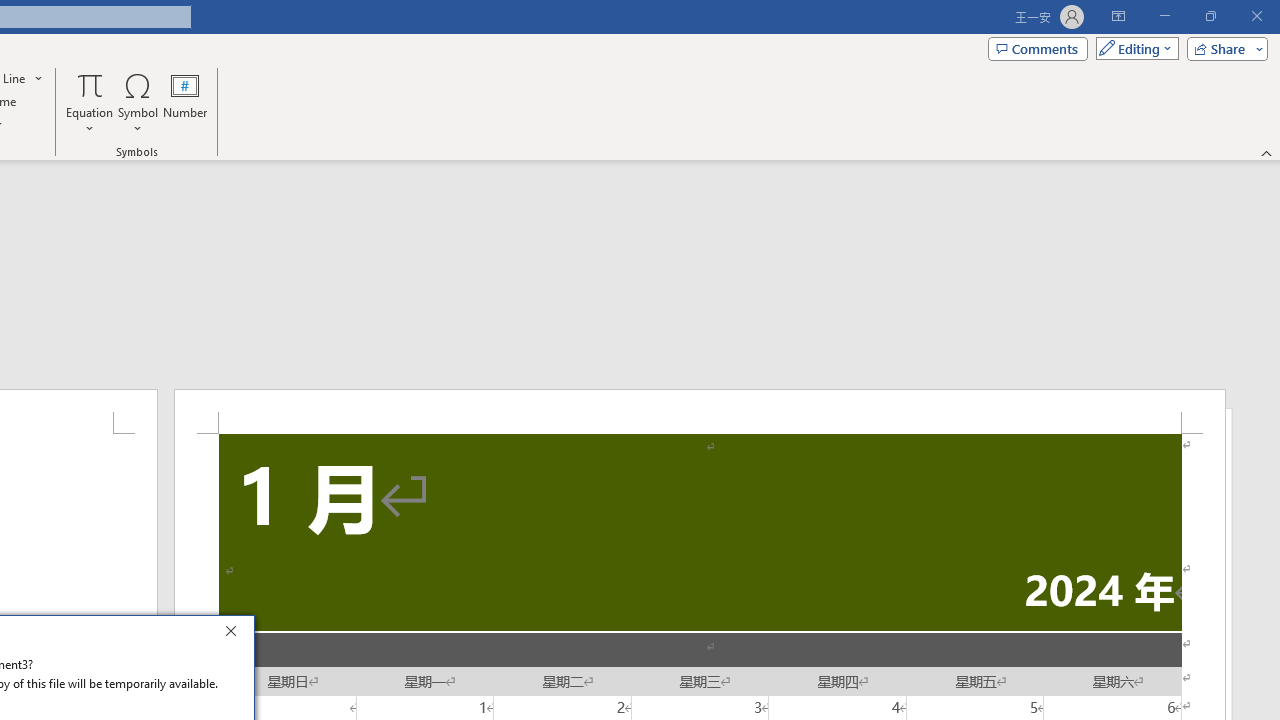  Describe the element at coordinates (89, 103) in the screenshot. I see `'Equation'` at that location.